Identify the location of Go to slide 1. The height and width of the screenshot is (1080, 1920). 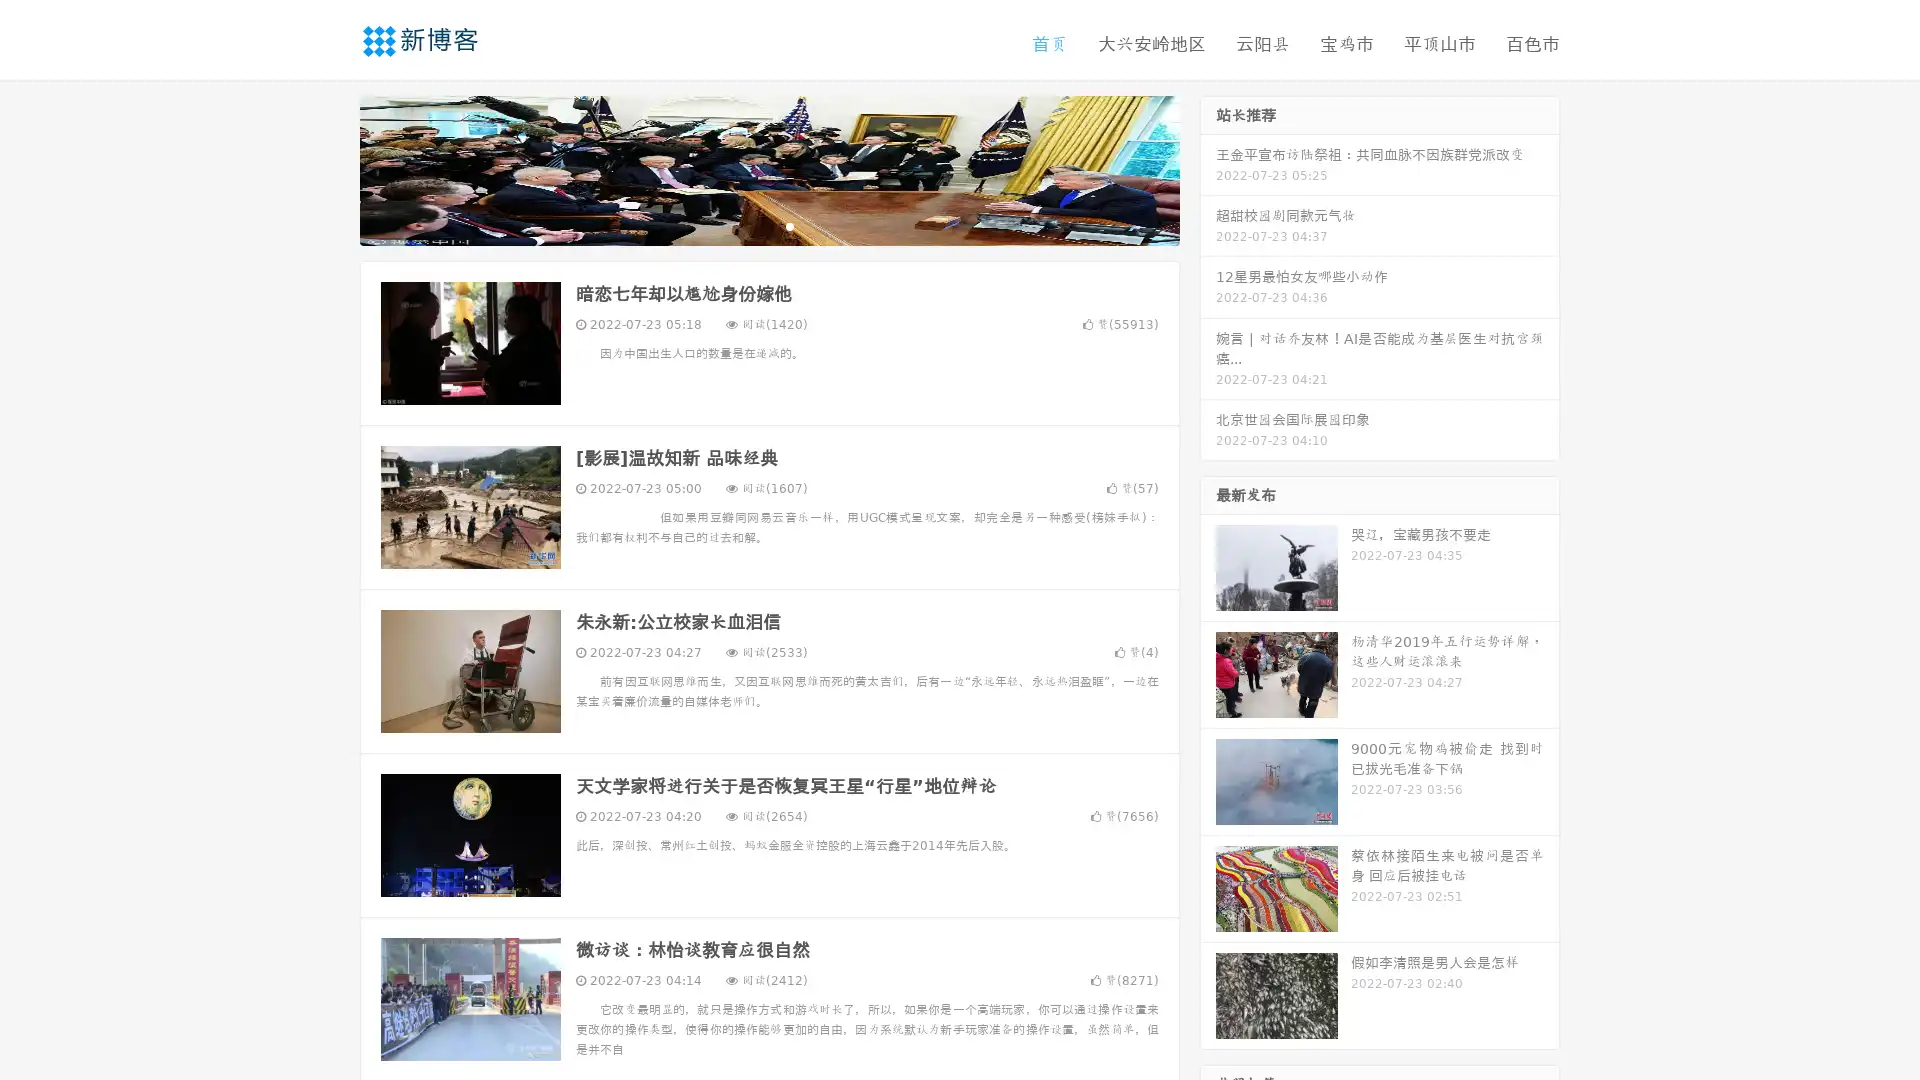
(748, 225).